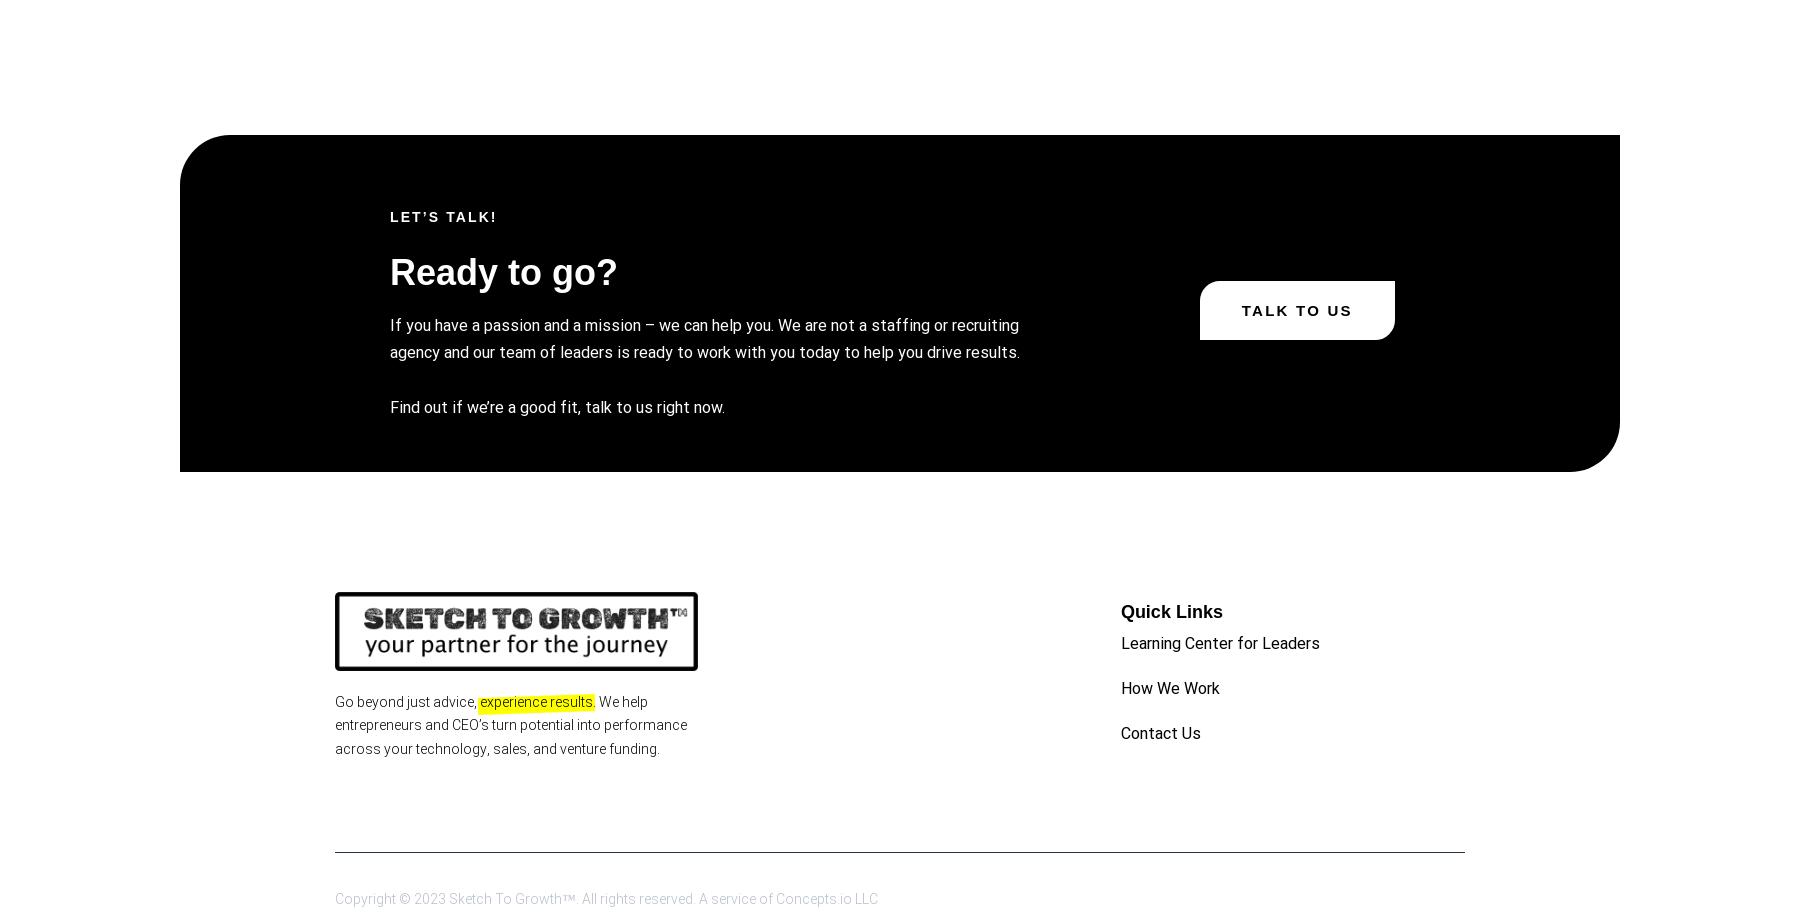 Image resolution: width=1800 pixels, height=922 pixels. I want to click on 'If you have a passion and a mission – we can help you. We are not a staffing or recruiting agency and our team of leaders is ready to work with you today to help you drive results.', so click(390, 338).